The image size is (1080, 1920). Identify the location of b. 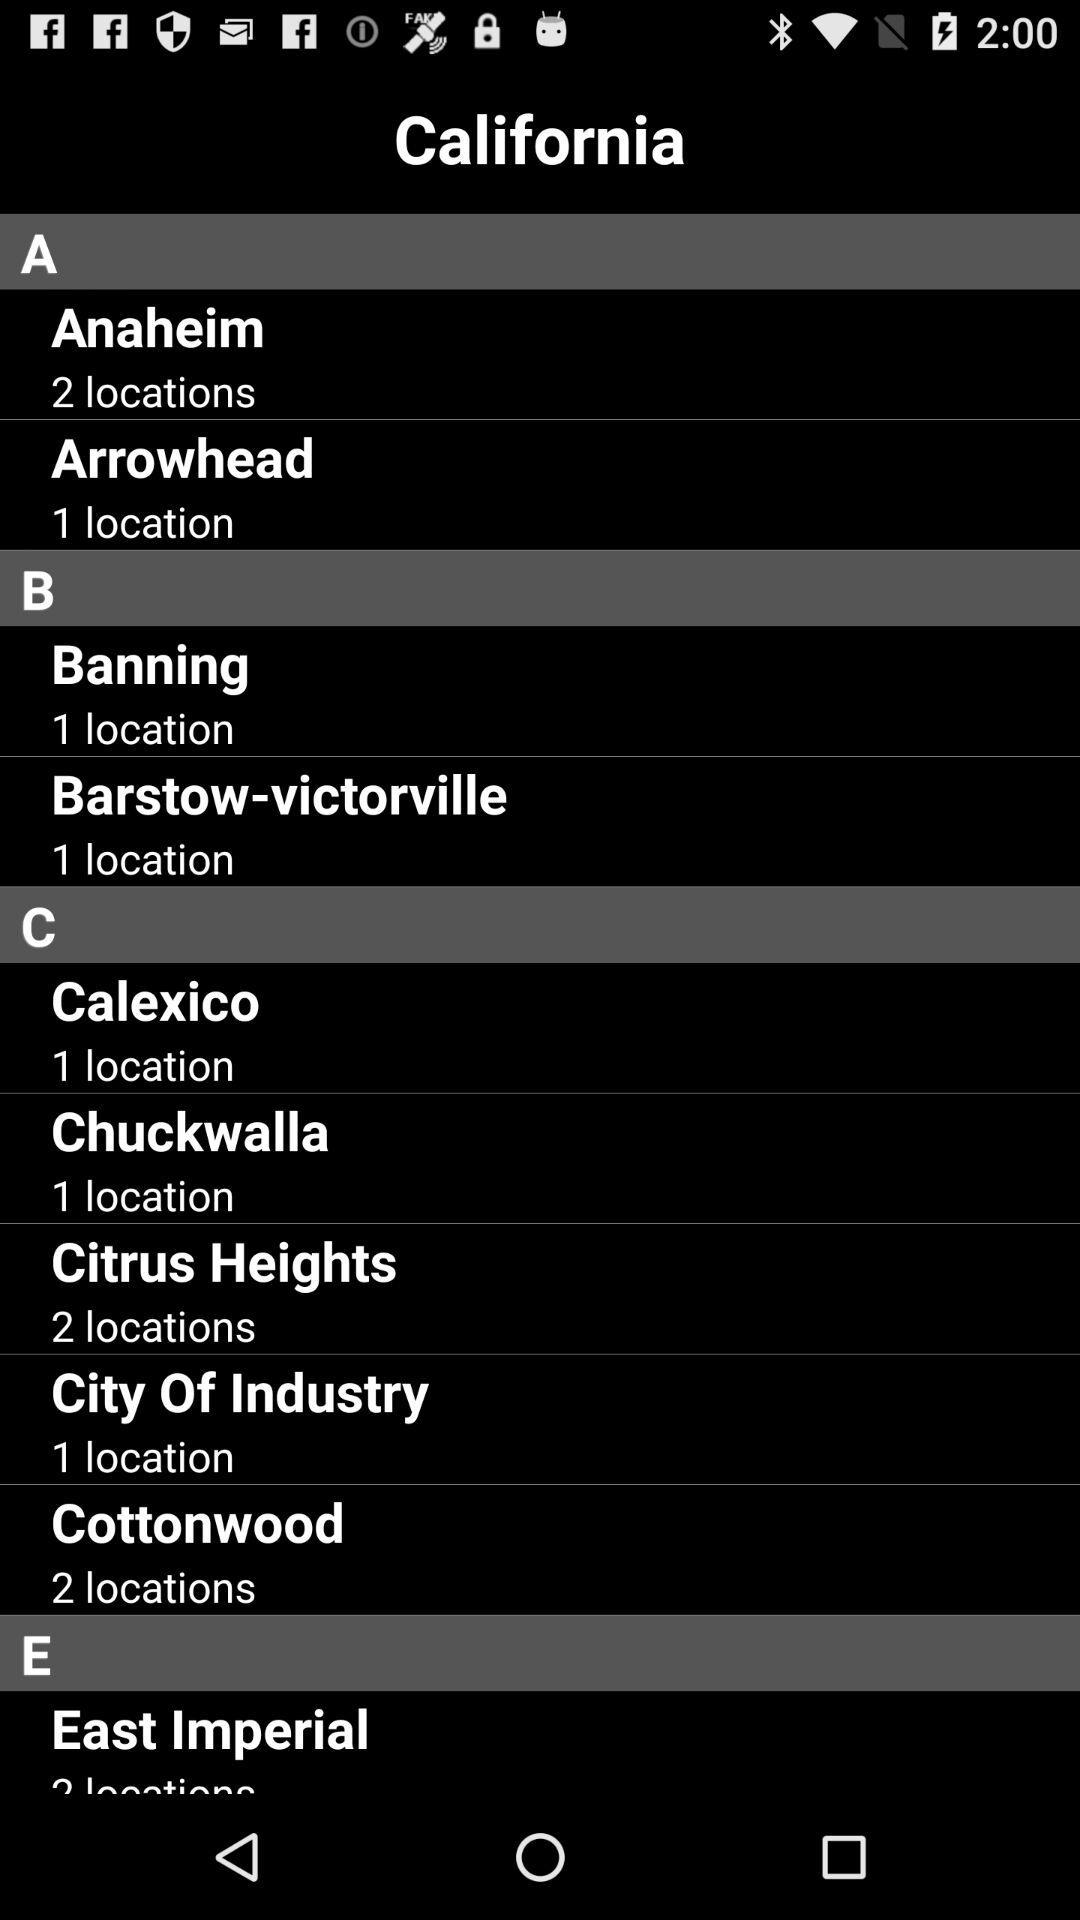
(550, 587).